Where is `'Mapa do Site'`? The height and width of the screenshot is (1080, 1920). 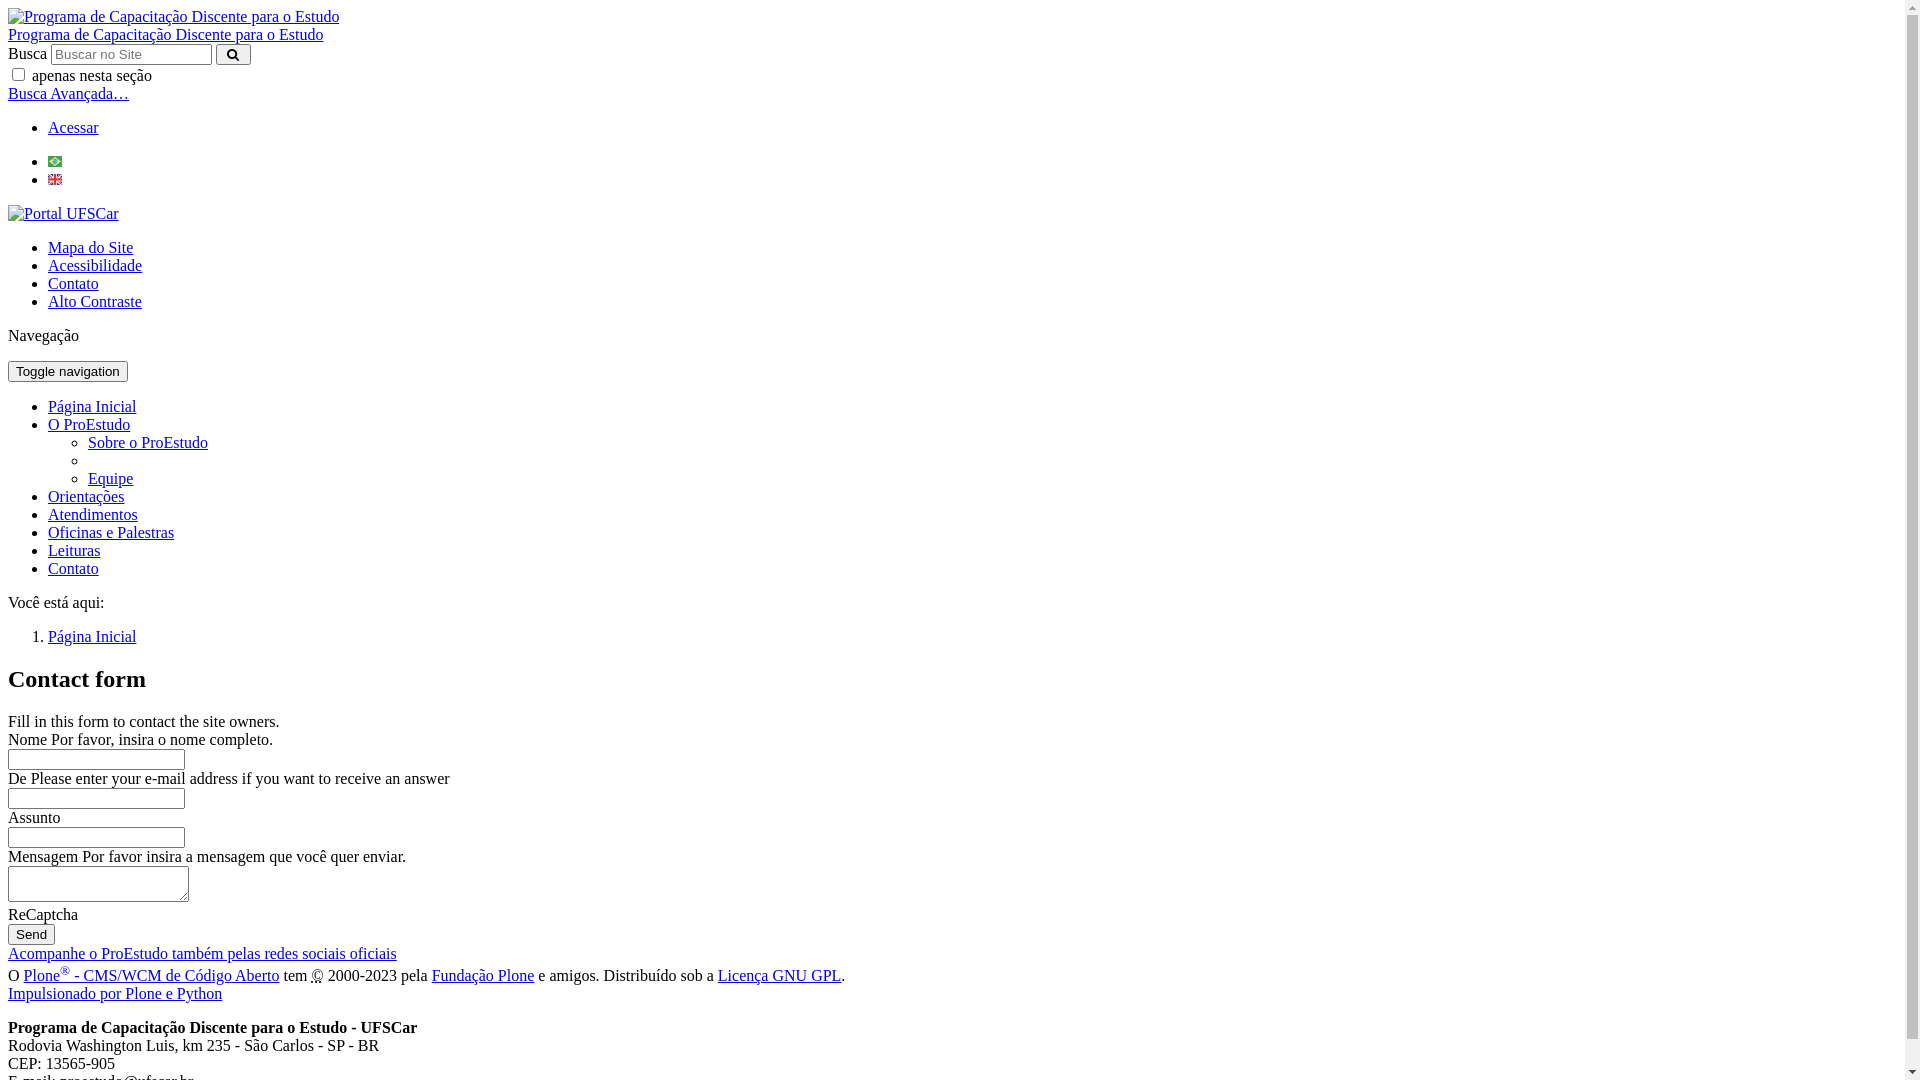 'Mapa do Site' is located at coordinates (89, 246).